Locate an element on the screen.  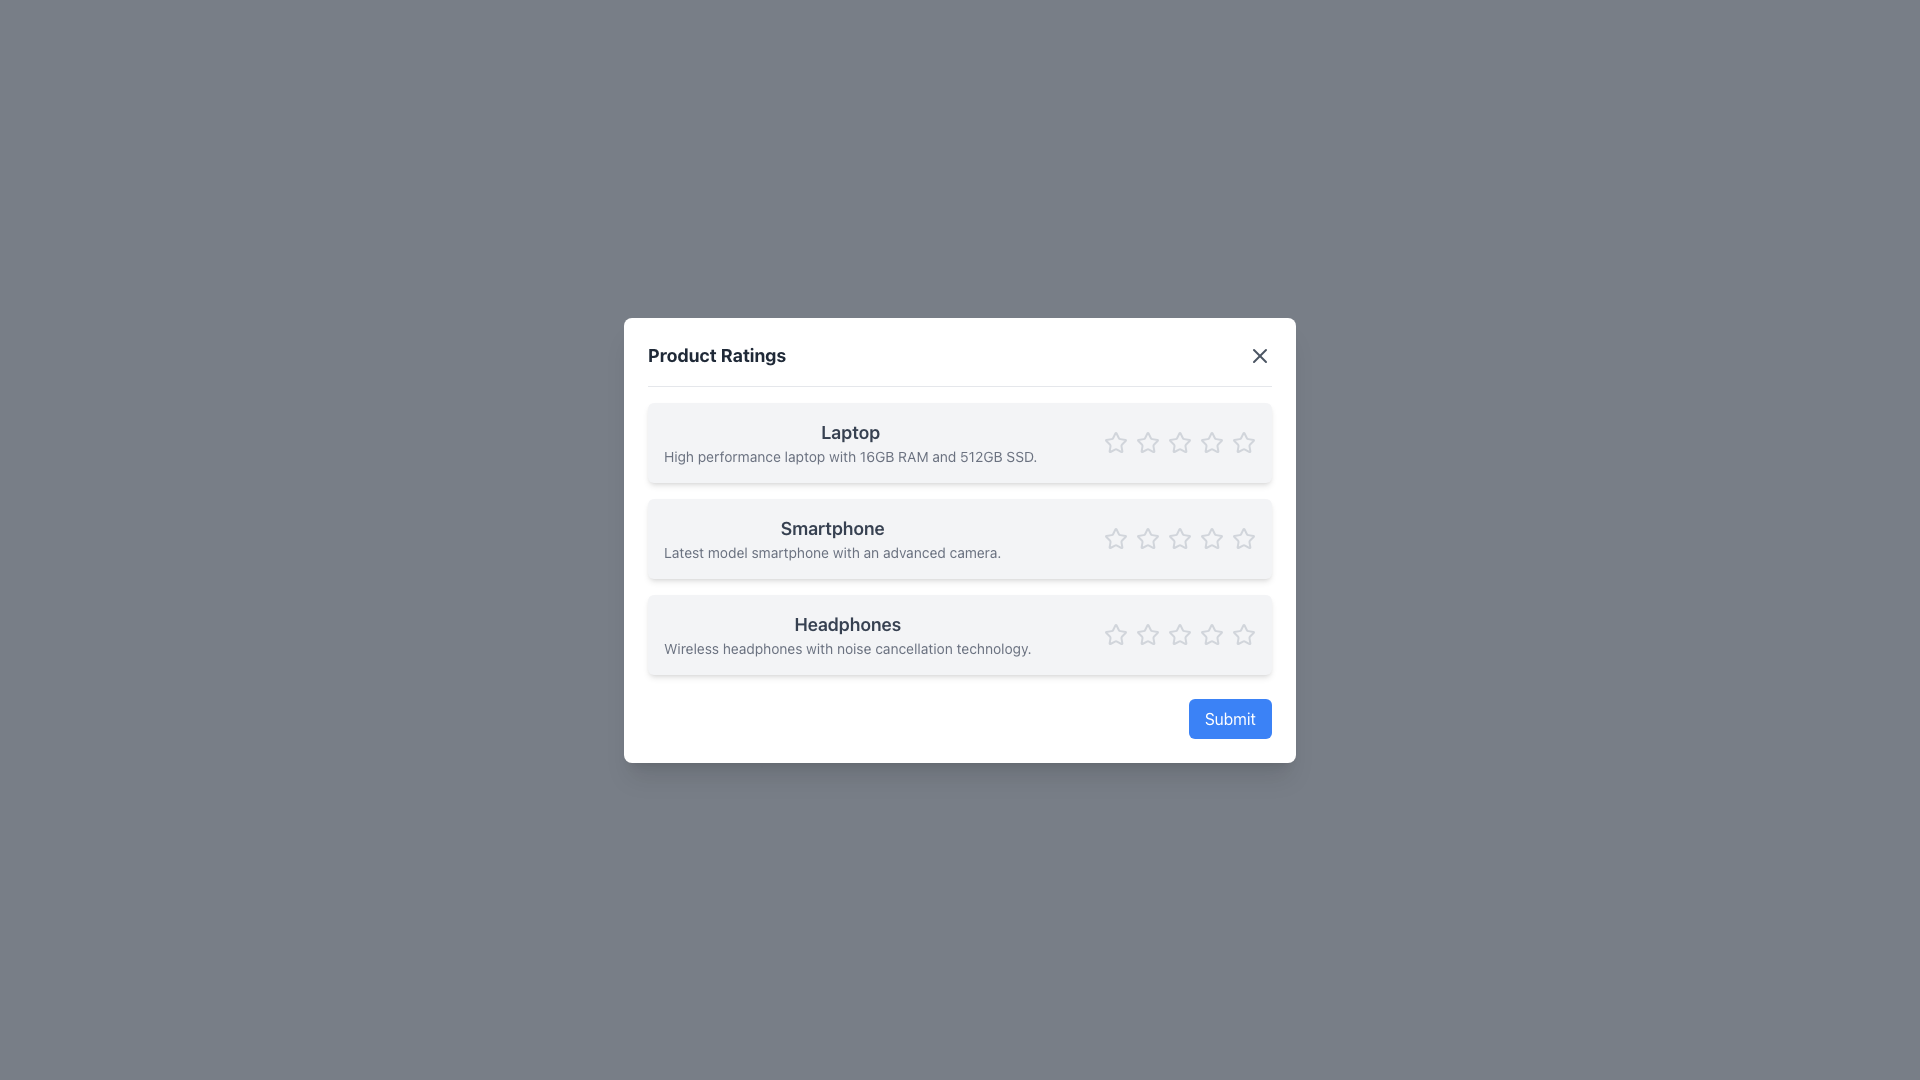
the third star icon is located at coordinates (1147, 441).